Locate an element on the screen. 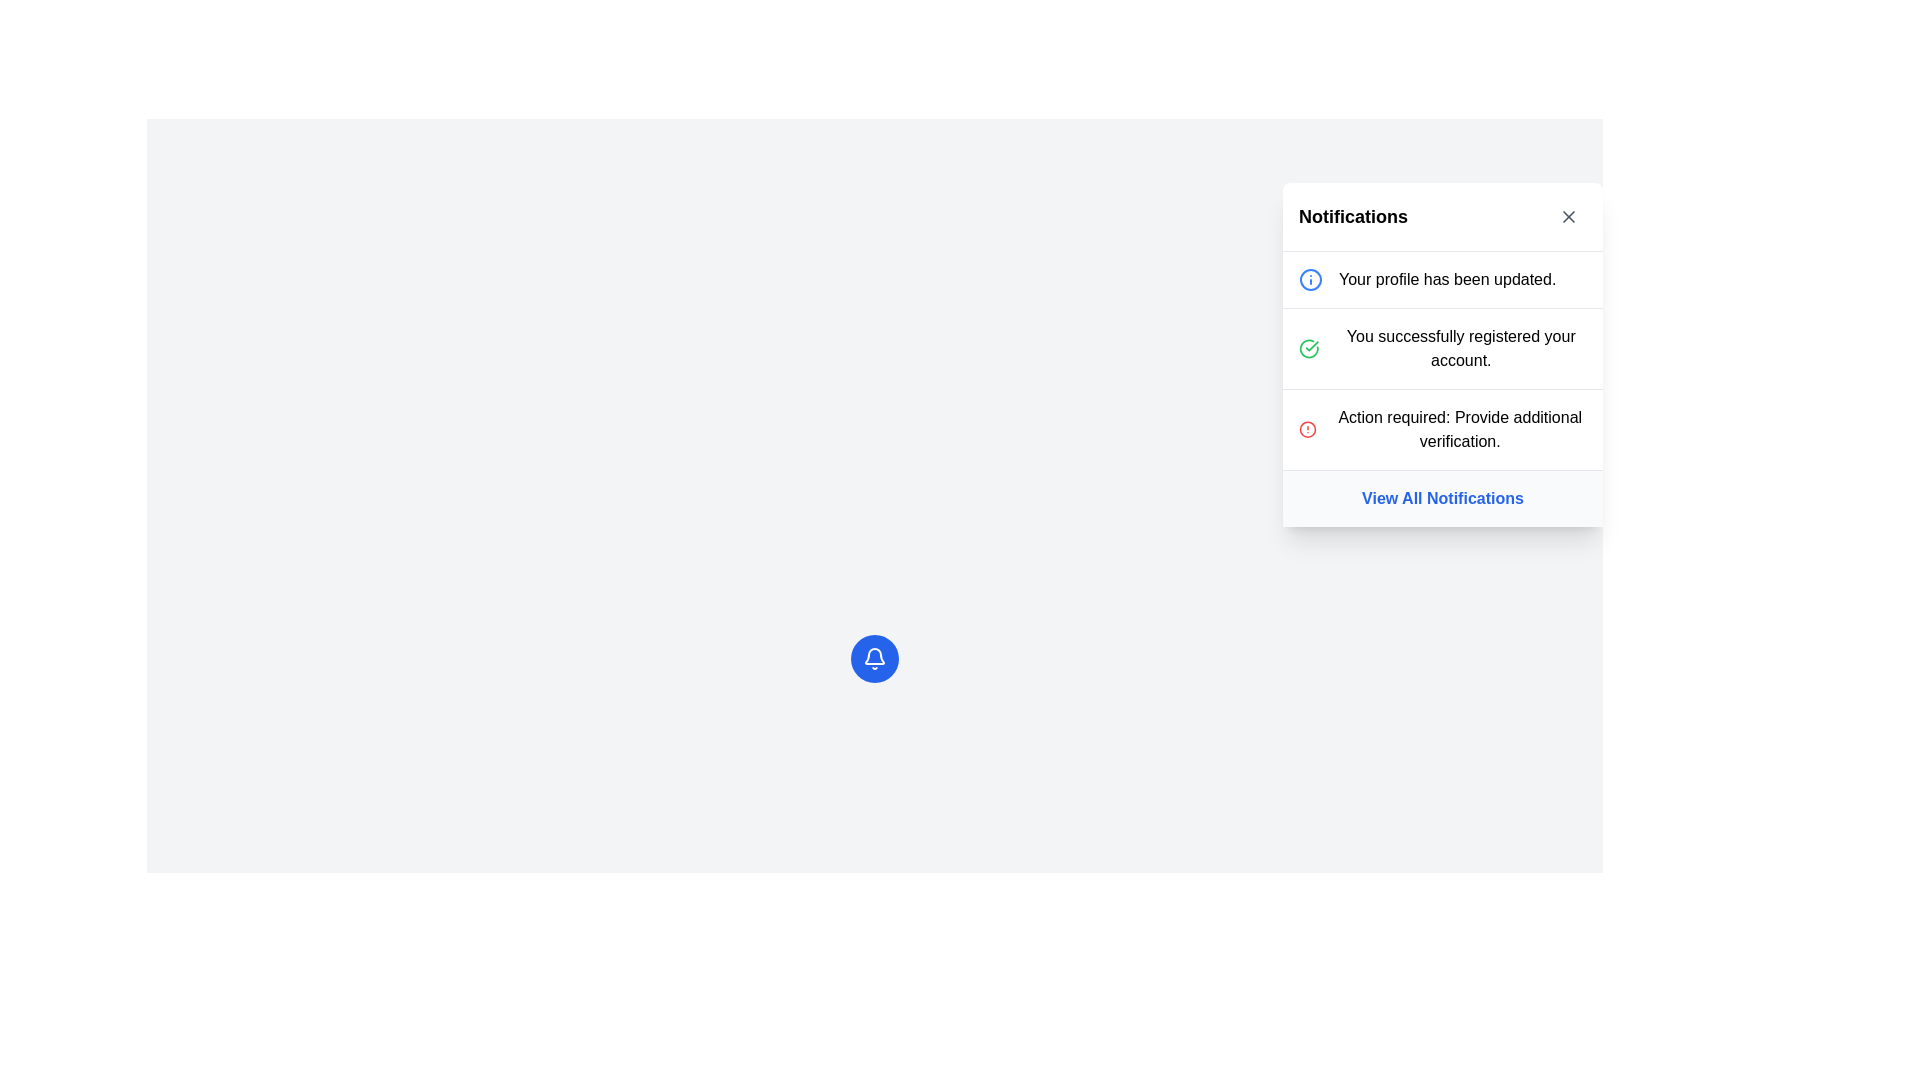 This screenshot has width=1920, height=1080. the close button located at the top-right corner of the notifications panel is located at coordinates (1568, 216).